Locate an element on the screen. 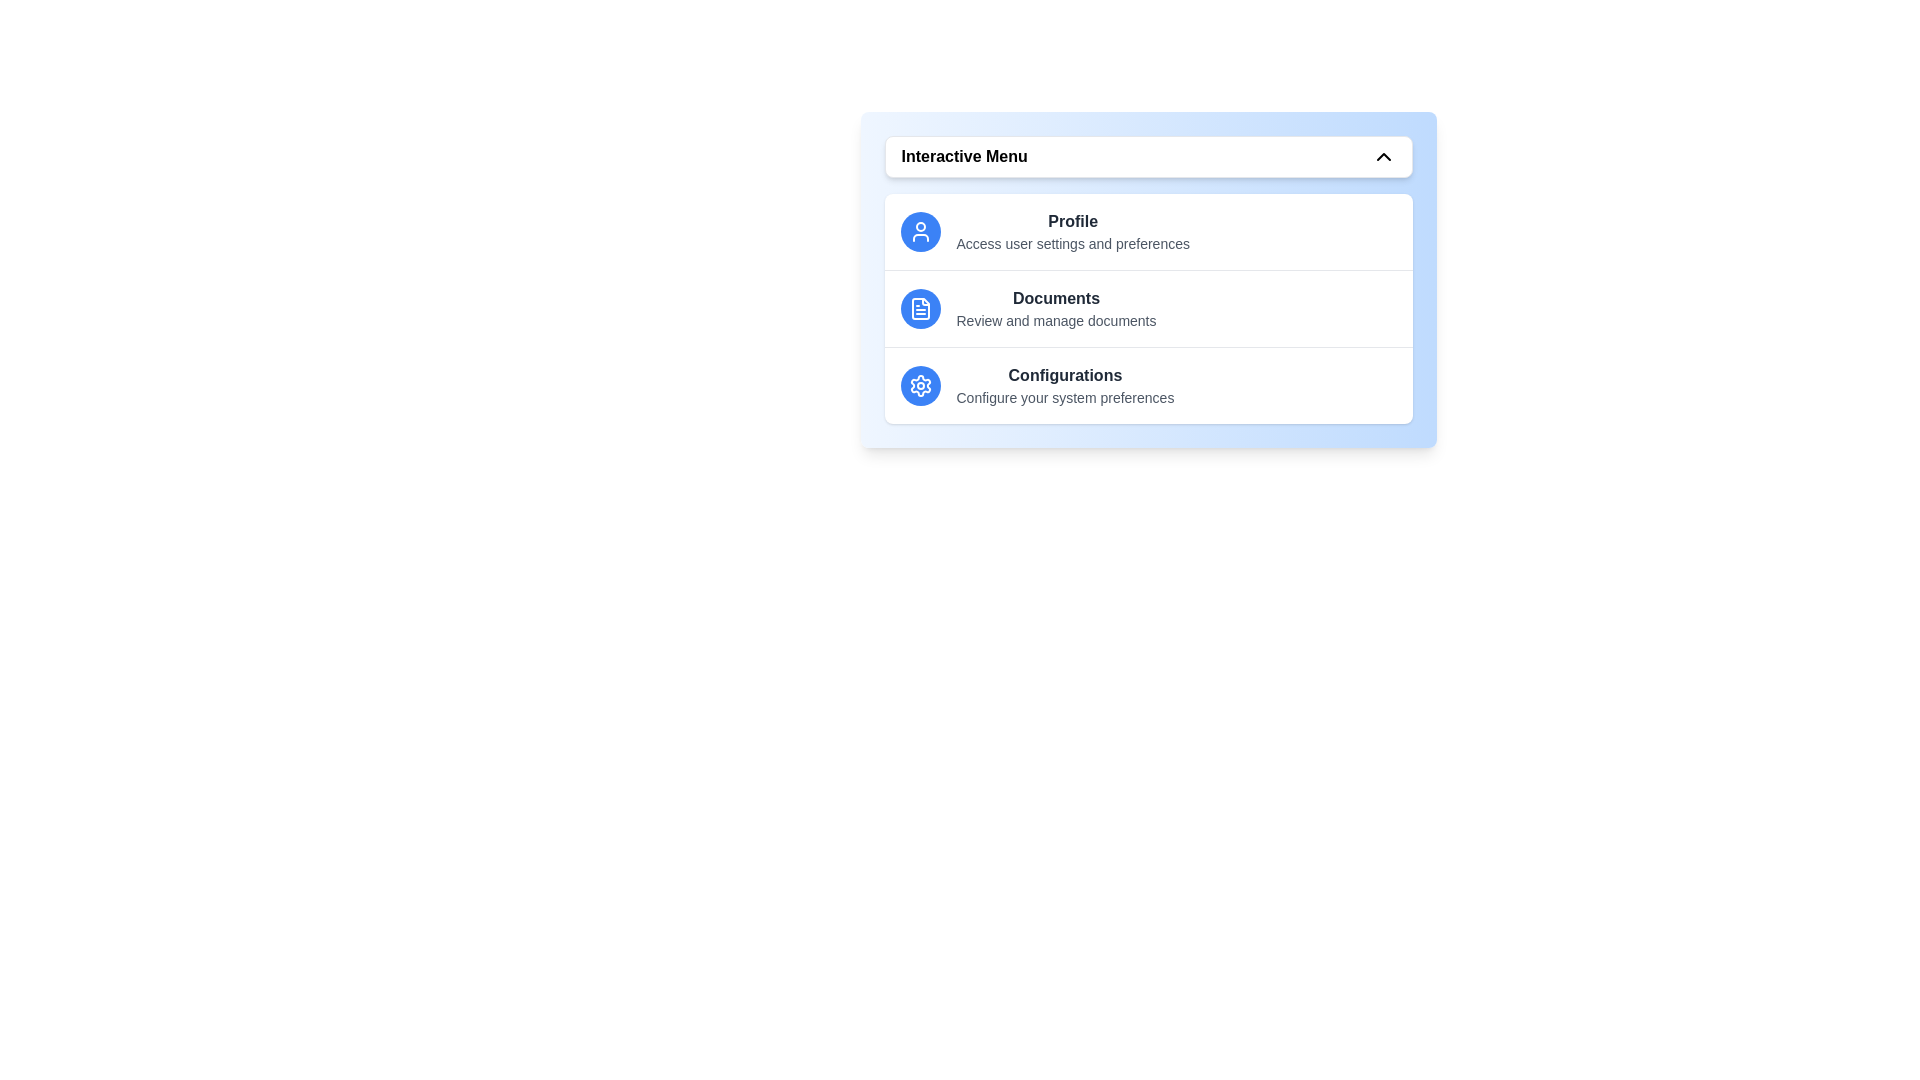 Image resolution: width=1920 pixels, height=1080 pixels. the menu button to toggle the menu open/close state is located at coordinates (1148, 156).